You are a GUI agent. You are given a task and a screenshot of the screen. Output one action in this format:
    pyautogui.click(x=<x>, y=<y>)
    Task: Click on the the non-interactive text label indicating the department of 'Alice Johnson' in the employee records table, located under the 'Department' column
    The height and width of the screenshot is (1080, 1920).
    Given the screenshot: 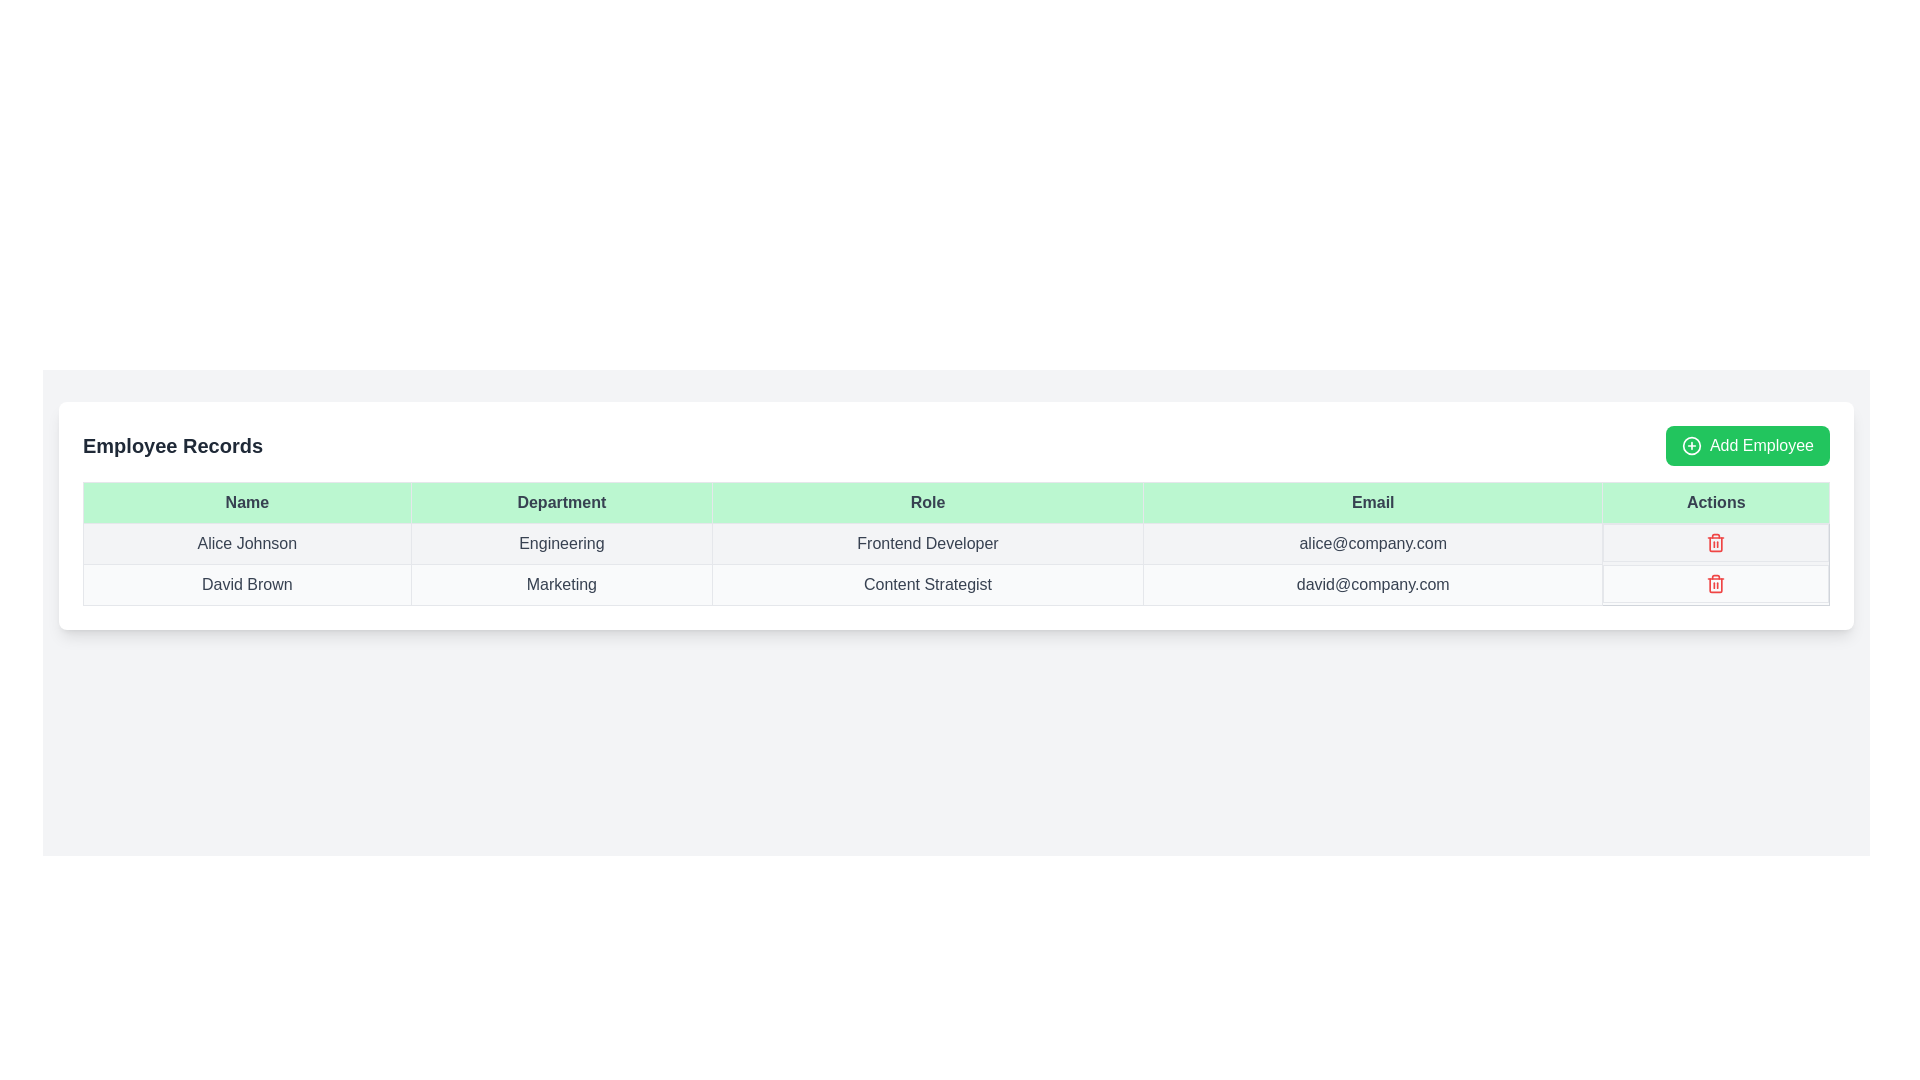 What is the action you would take?
    pyautogui.click(x=560, y=543)
    